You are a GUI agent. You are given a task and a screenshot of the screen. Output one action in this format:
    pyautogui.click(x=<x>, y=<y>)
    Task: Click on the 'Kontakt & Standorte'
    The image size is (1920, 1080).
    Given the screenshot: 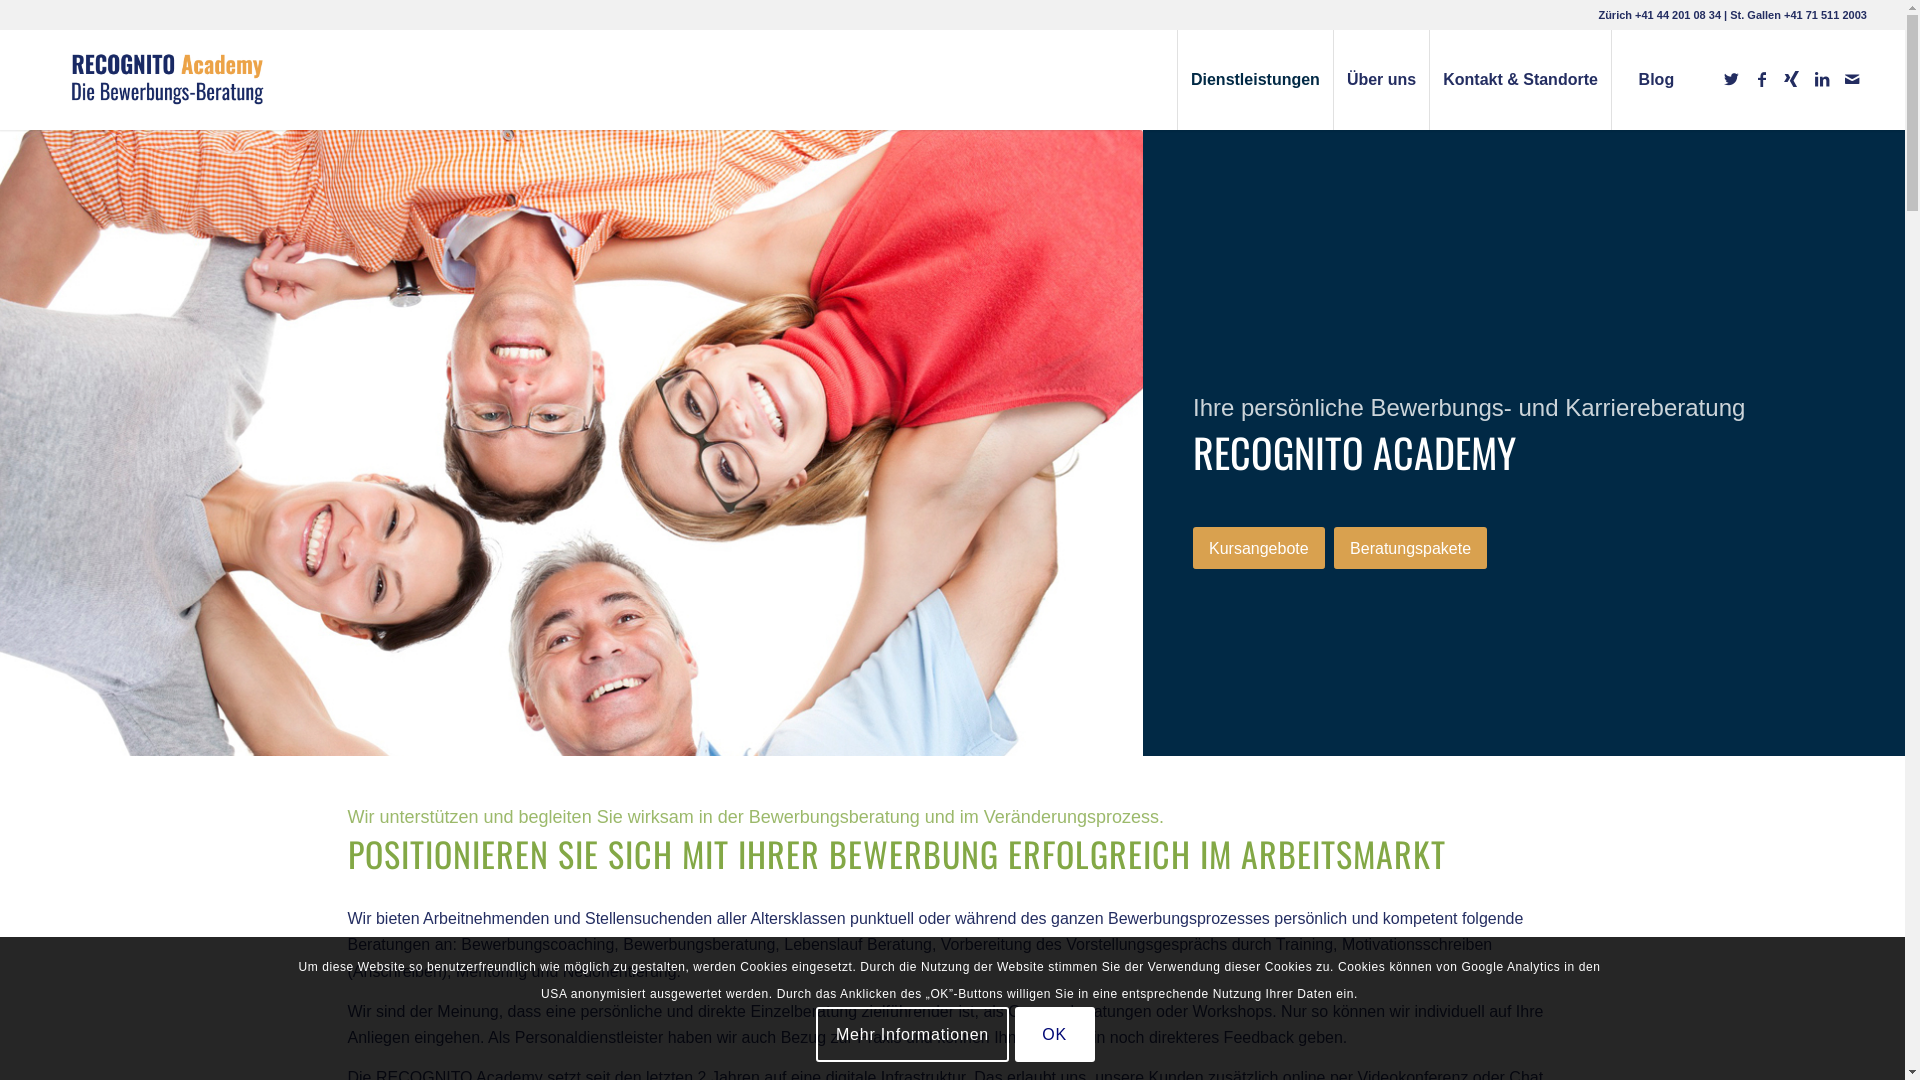 What is the action you would take?
    pyautogui.click(x=1428, y=79)
    